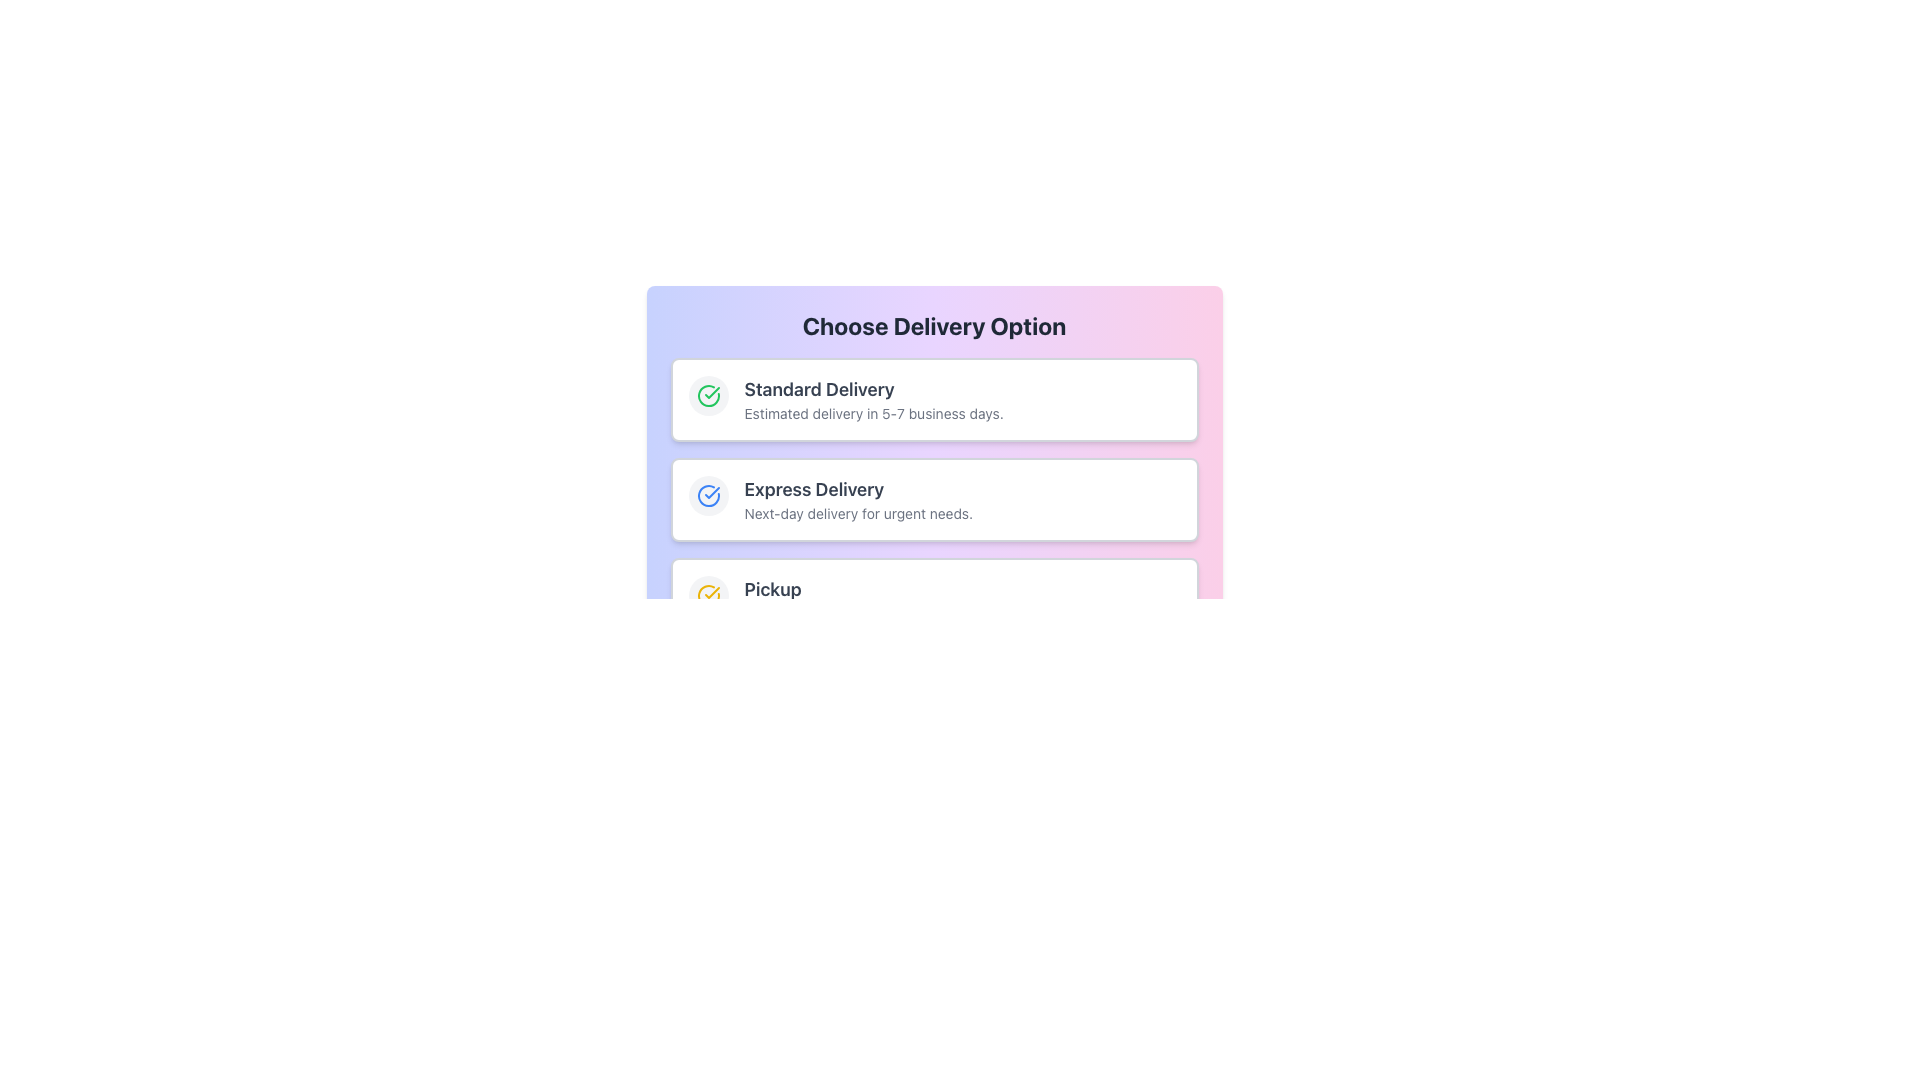 This screenshot has height=1080, width=1920. I want to click on the icon element that is part of the delivery choice interface, located to the left of the 'Standard Delivery' label text, so click(708, 396).